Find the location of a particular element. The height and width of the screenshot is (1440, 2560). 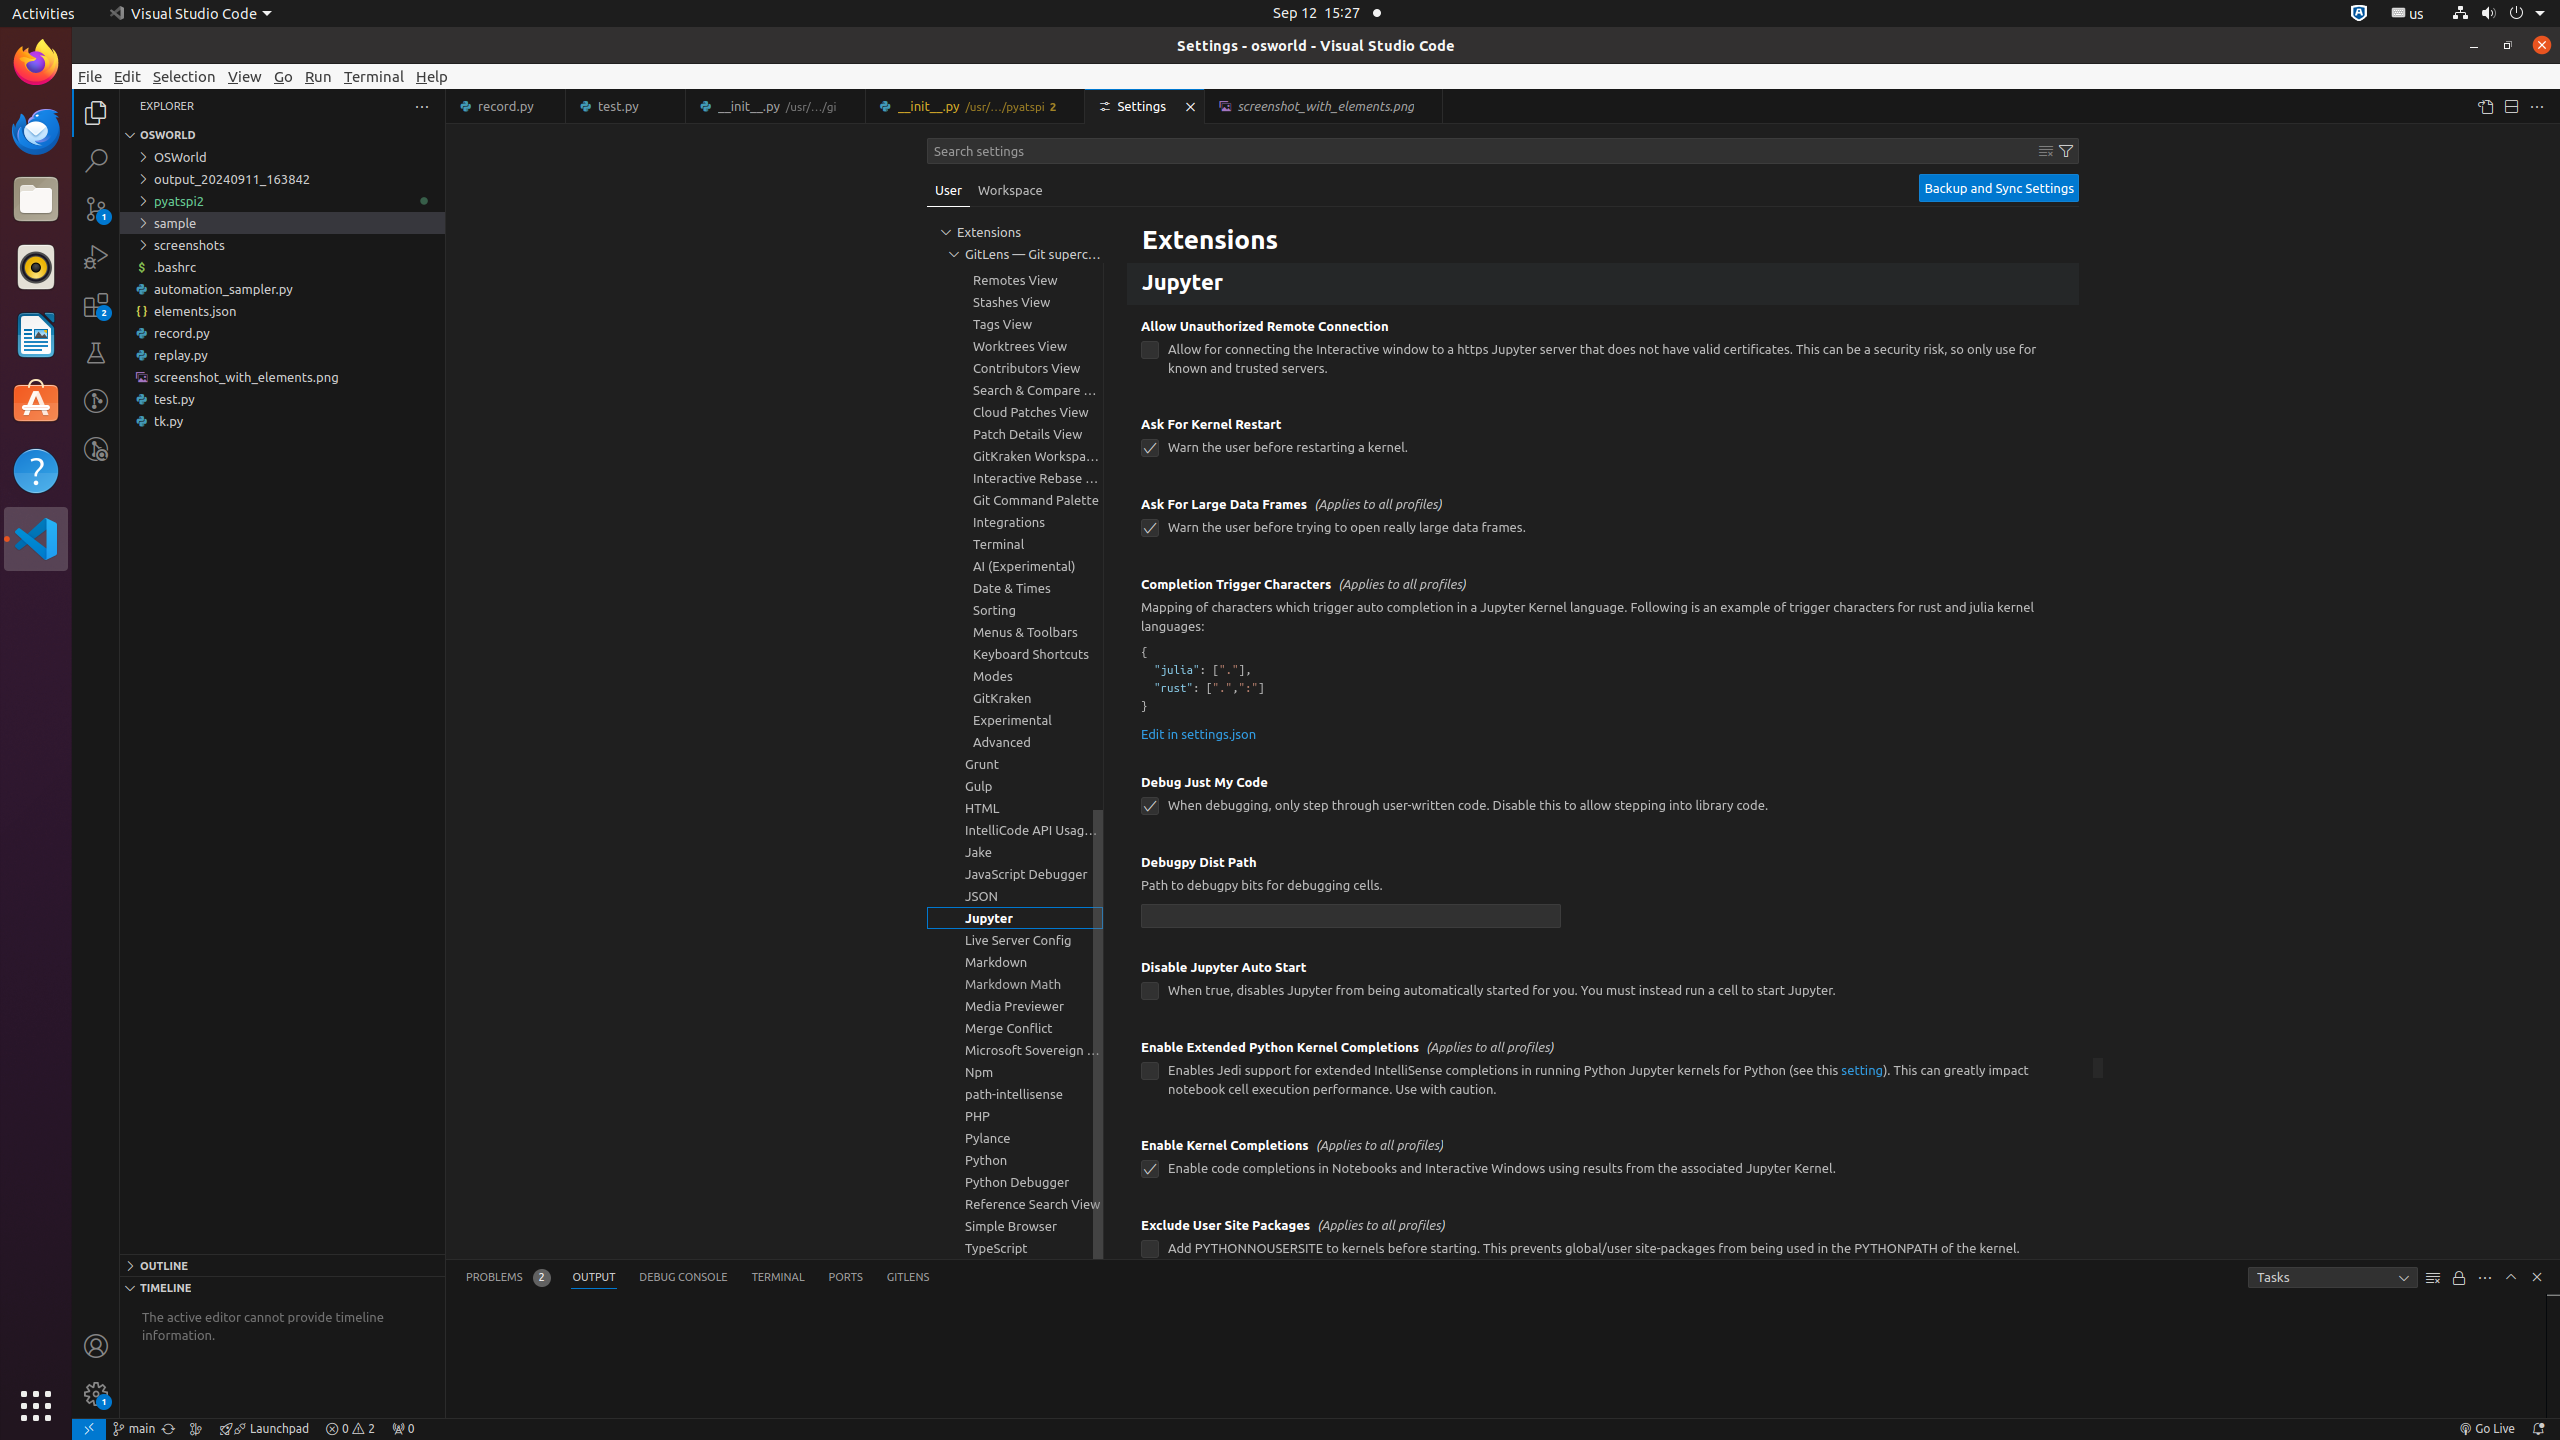

'JSON, group' is located at coordinates (1015, 895).